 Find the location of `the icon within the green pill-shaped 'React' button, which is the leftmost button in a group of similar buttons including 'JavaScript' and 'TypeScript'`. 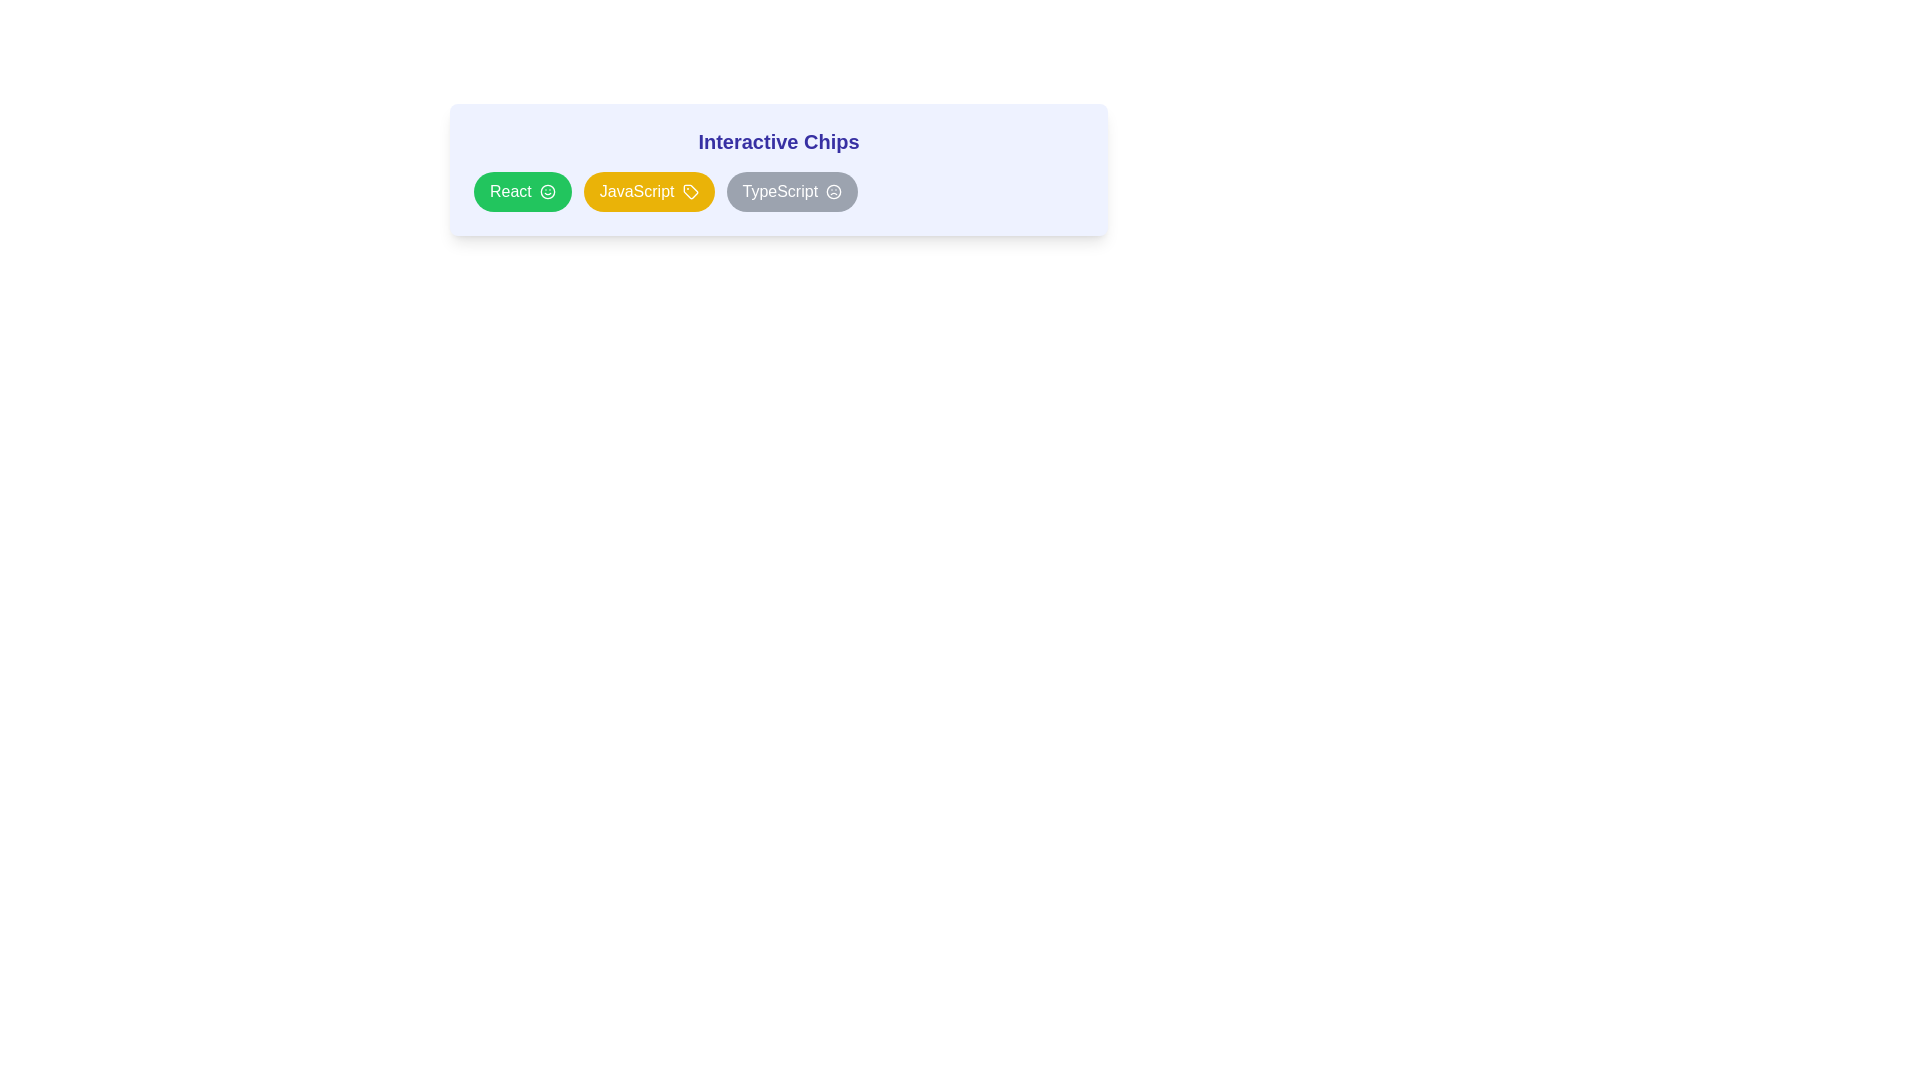

the icon within the green pill-shaped 'React' button, which is the leftmost button in a group of similar buttons including 'JavaScript' and 'TypeScript' is located at coordinates (547, 192).